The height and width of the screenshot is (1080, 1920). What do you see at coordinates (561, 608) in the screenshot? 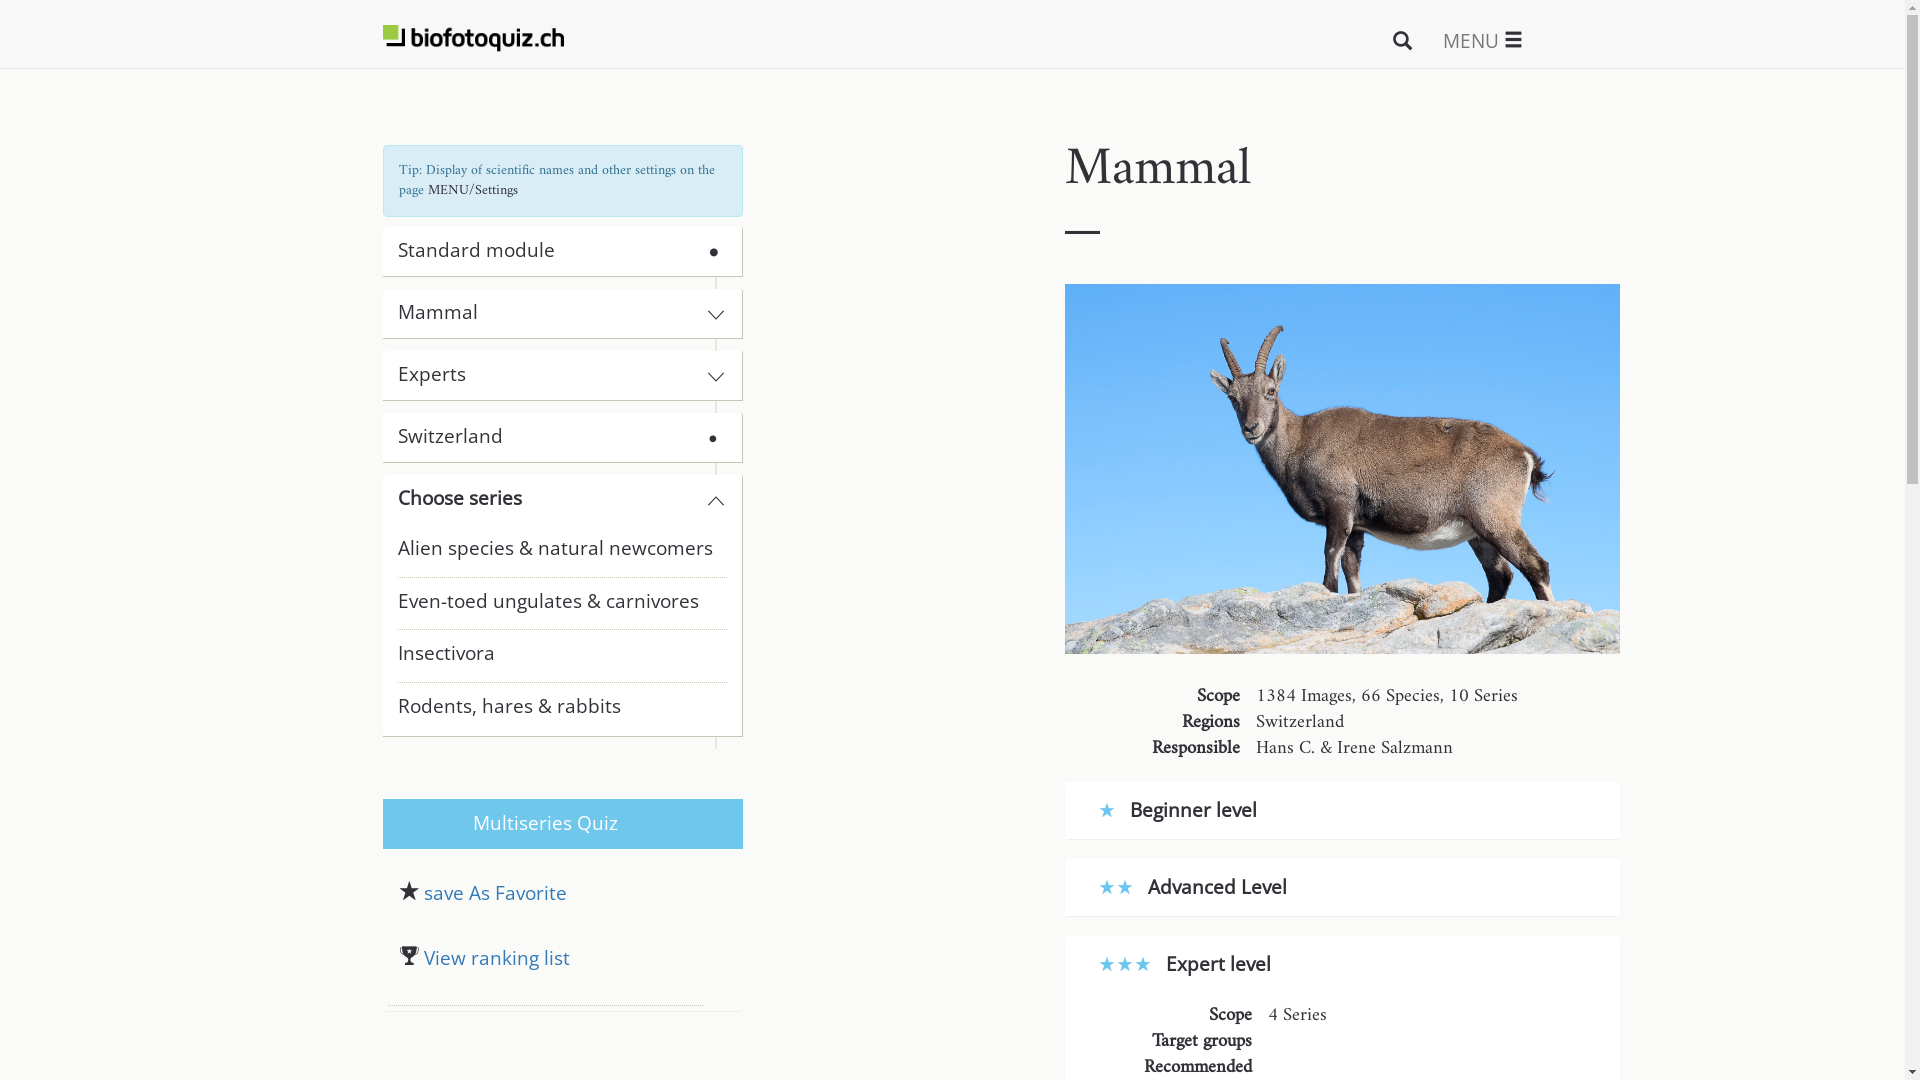
I see `'Even-toed ungulates & carnivores'` at bounding box center [561, 608].